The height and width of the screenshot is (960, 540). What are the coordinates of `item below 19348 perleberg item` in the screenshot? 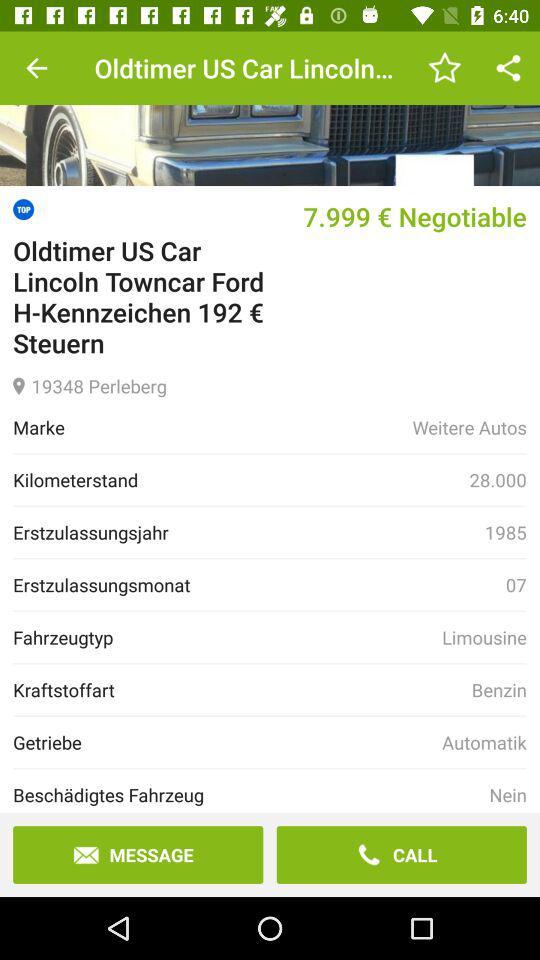 It's located at (469, 427).